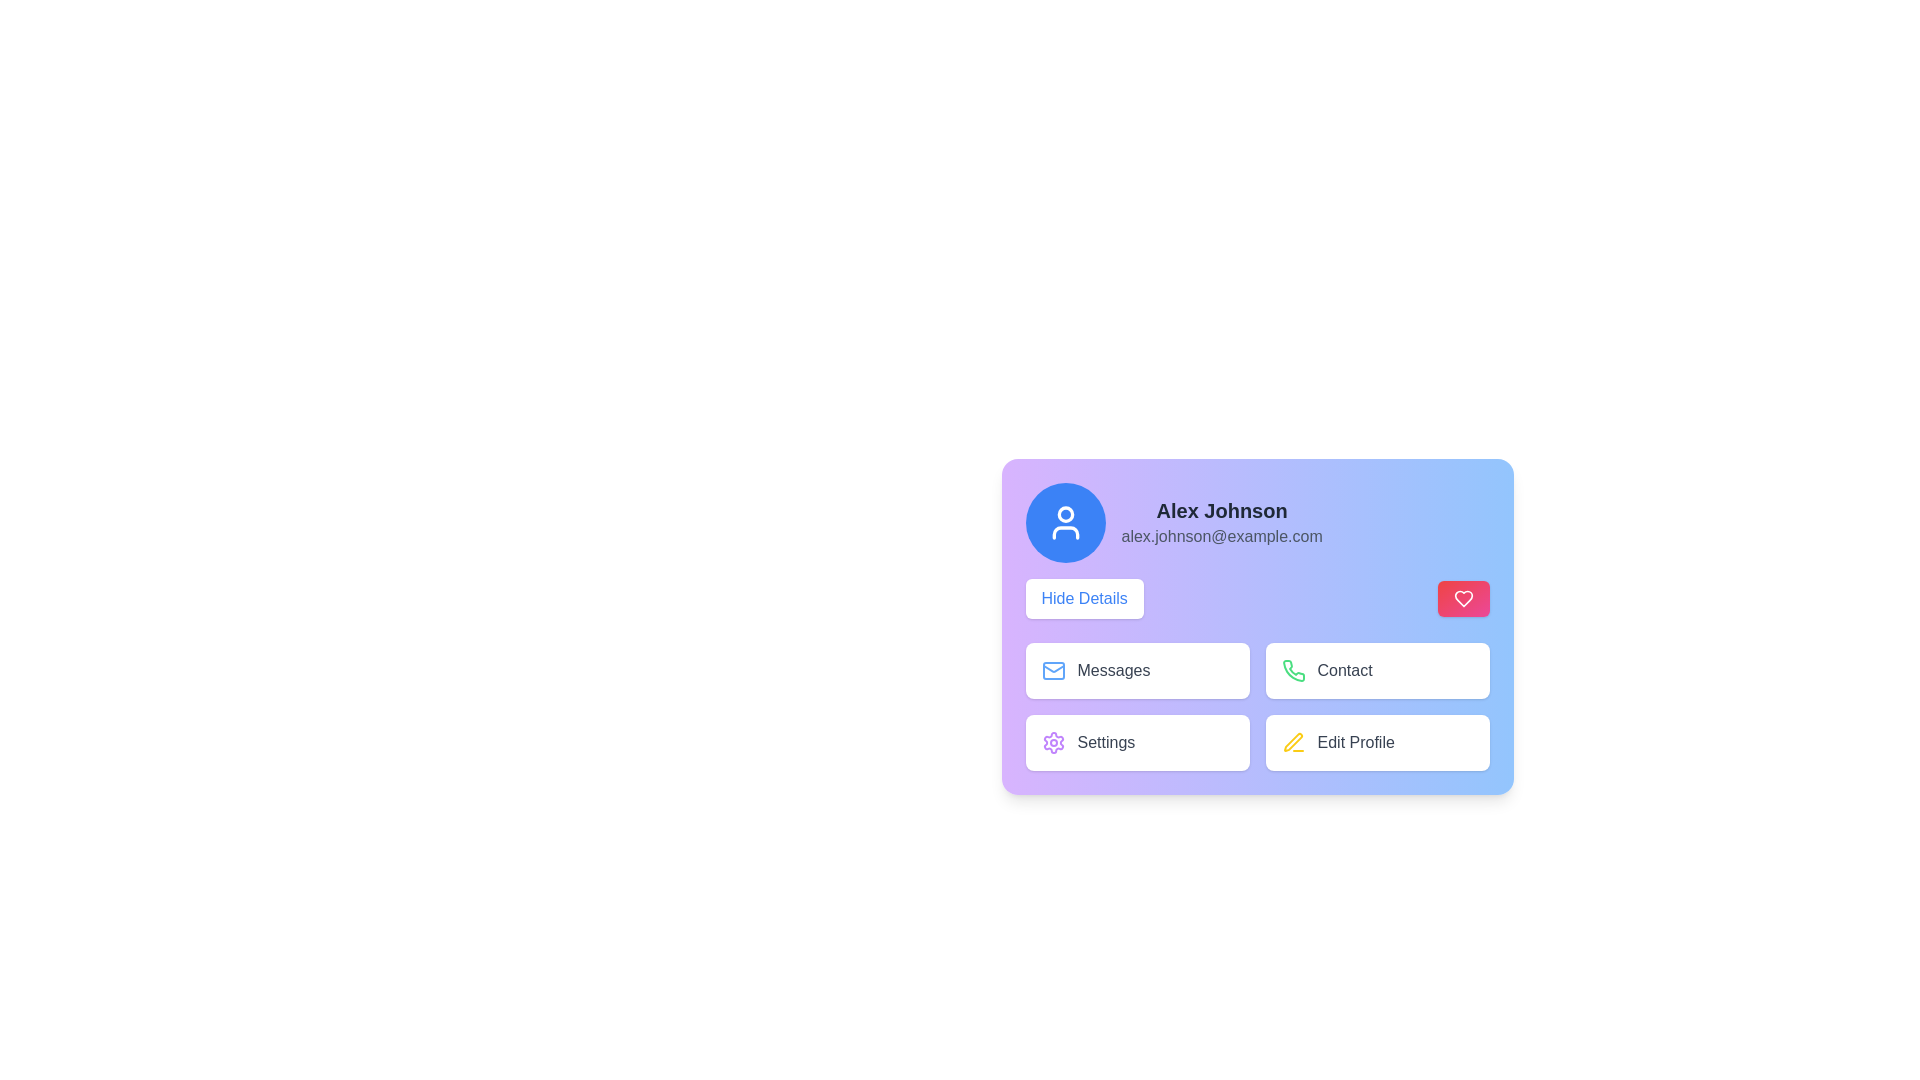  I want to click on the small, yellow-colored icon resembling a stylized pen located within the 'Edit Profile' button on the bottom-right side of the card interface, so click(1292, 742).